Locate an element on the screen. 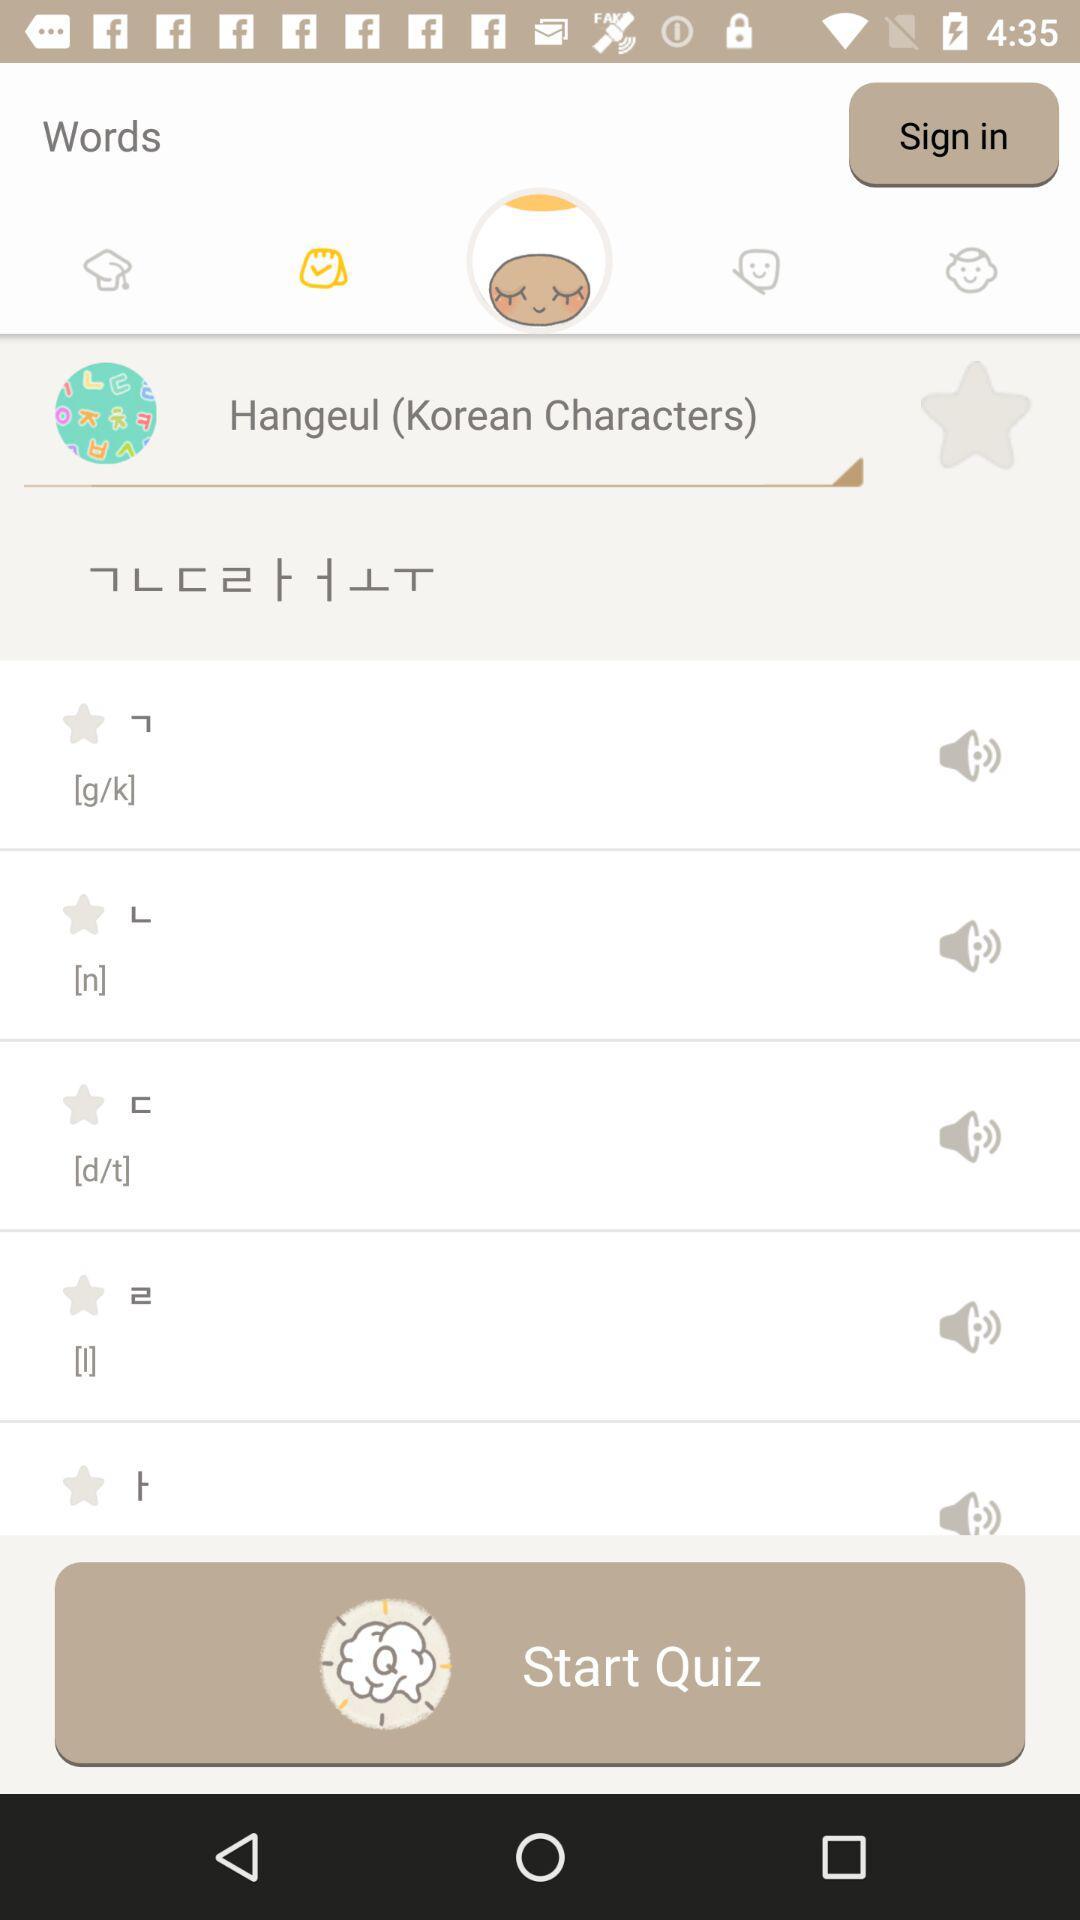 The image size is (1080, 1920). the item next to words app is located at coordinates (952, 133).